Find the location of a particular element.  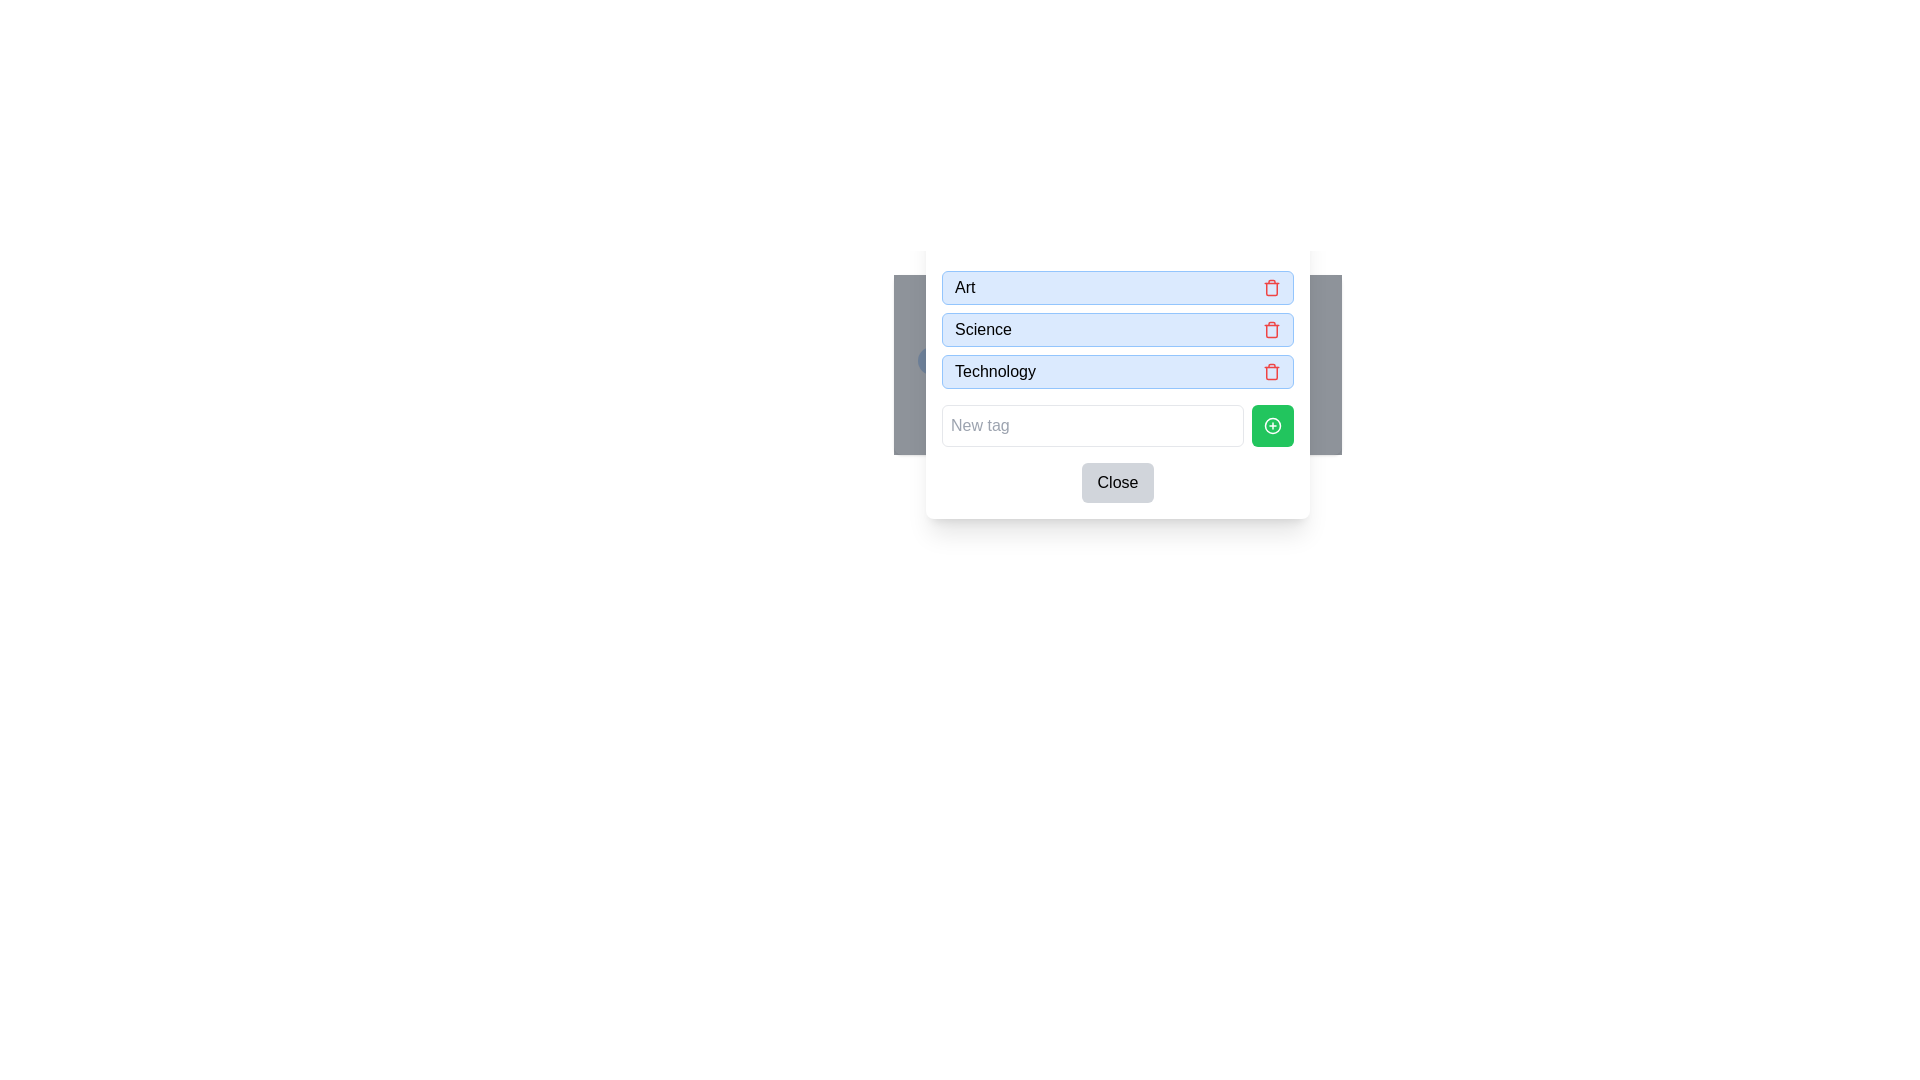

the third tag label in the horizontal row, which provides context about the associated item is located at coordinates (1096, 361).